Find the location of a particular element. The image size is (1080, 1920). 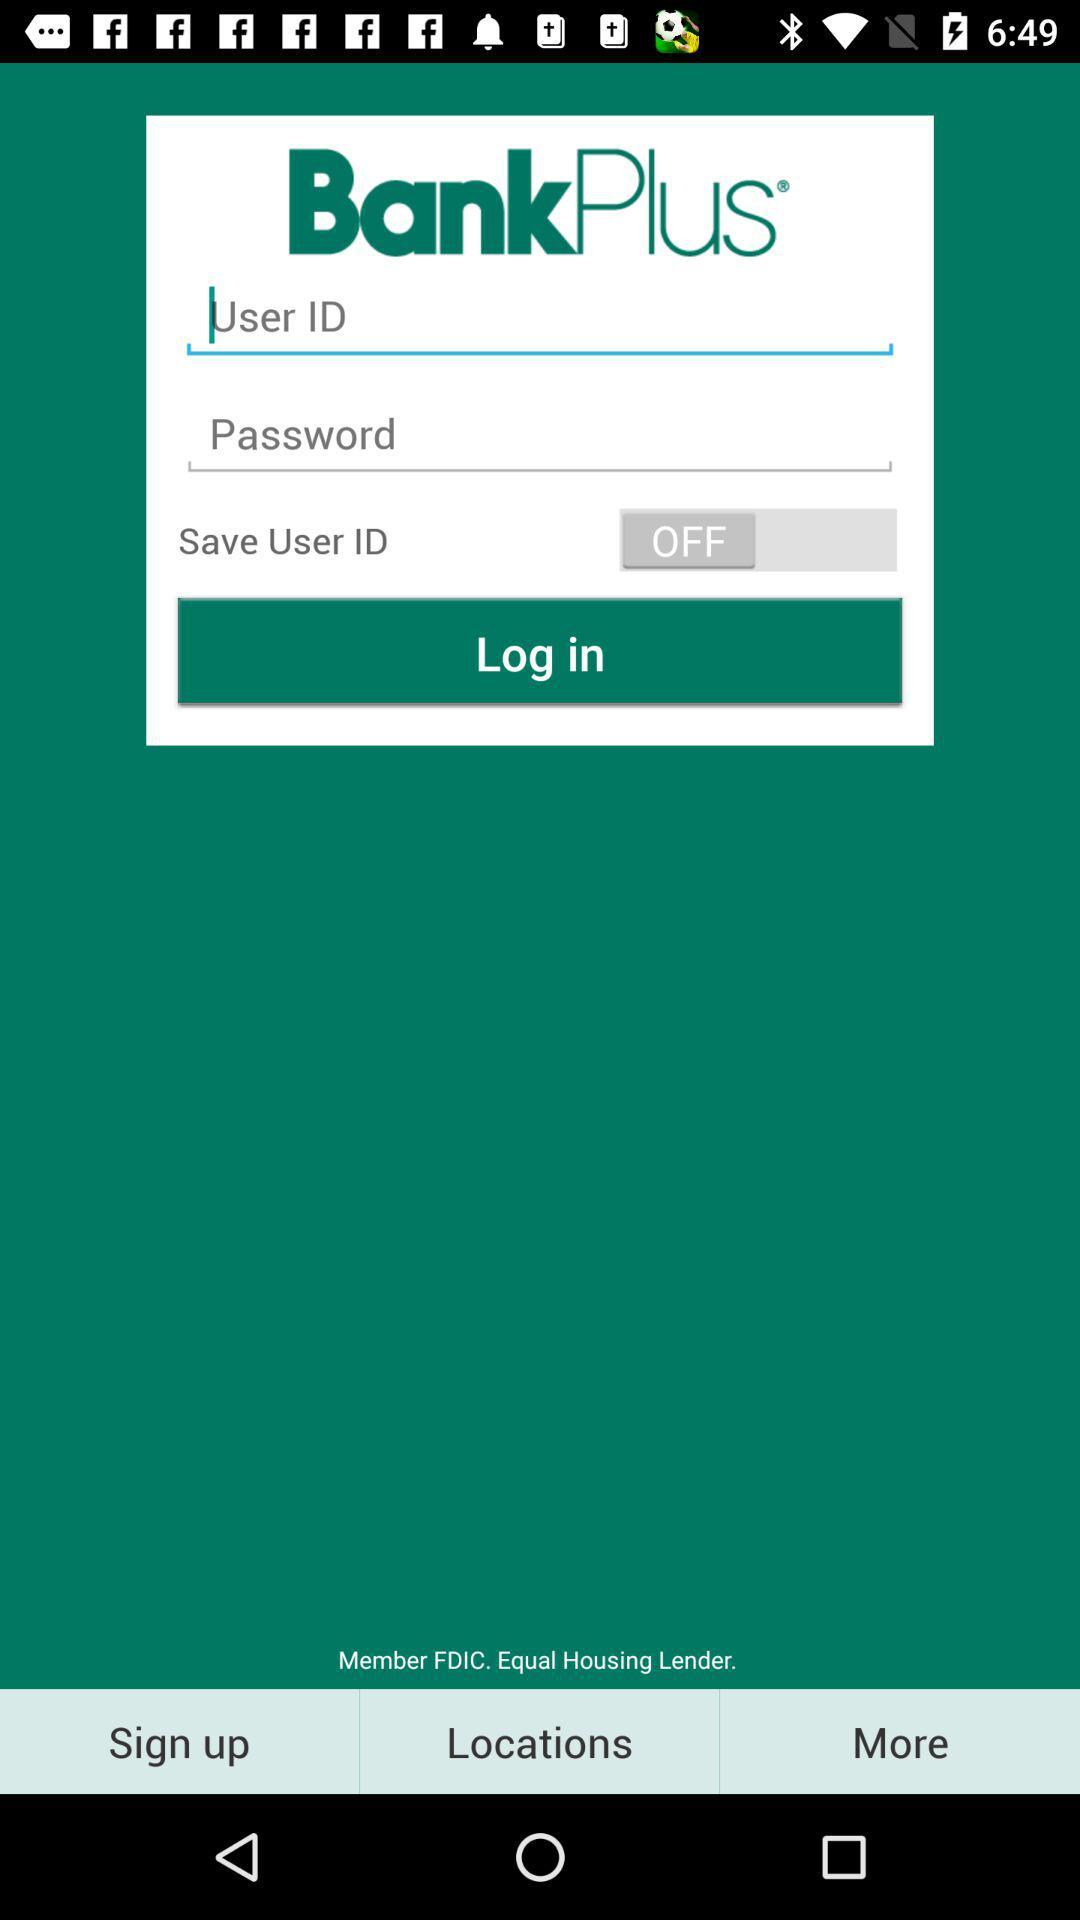

icon next to the save user id item is located at coordinates (758, 539).